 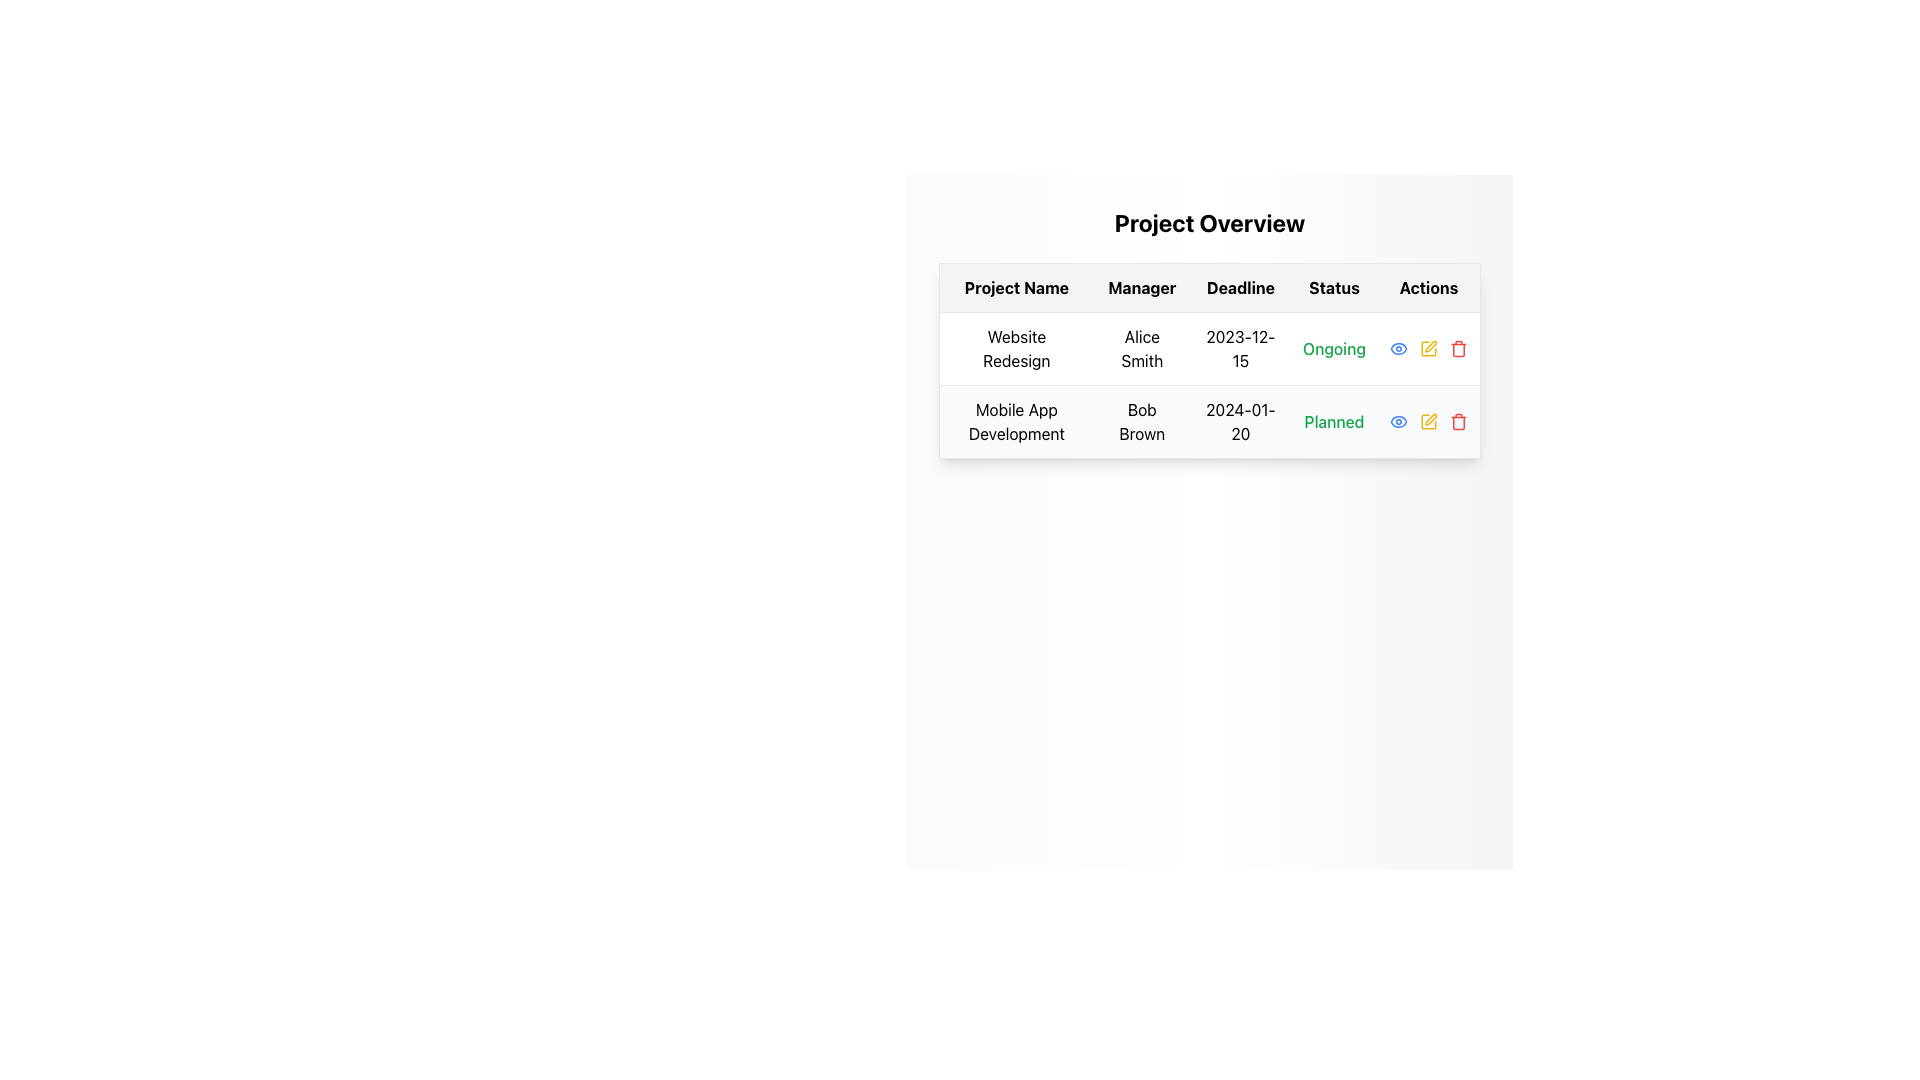 What do you see at coordinates (1239, 288) in the screenshot?
I see `the 'Deadline' label, which is a bold text label located in the header row of a table, positioned as the third column out of five, between 'Manager' and 'Status'` at bounding box center [1239, 288].